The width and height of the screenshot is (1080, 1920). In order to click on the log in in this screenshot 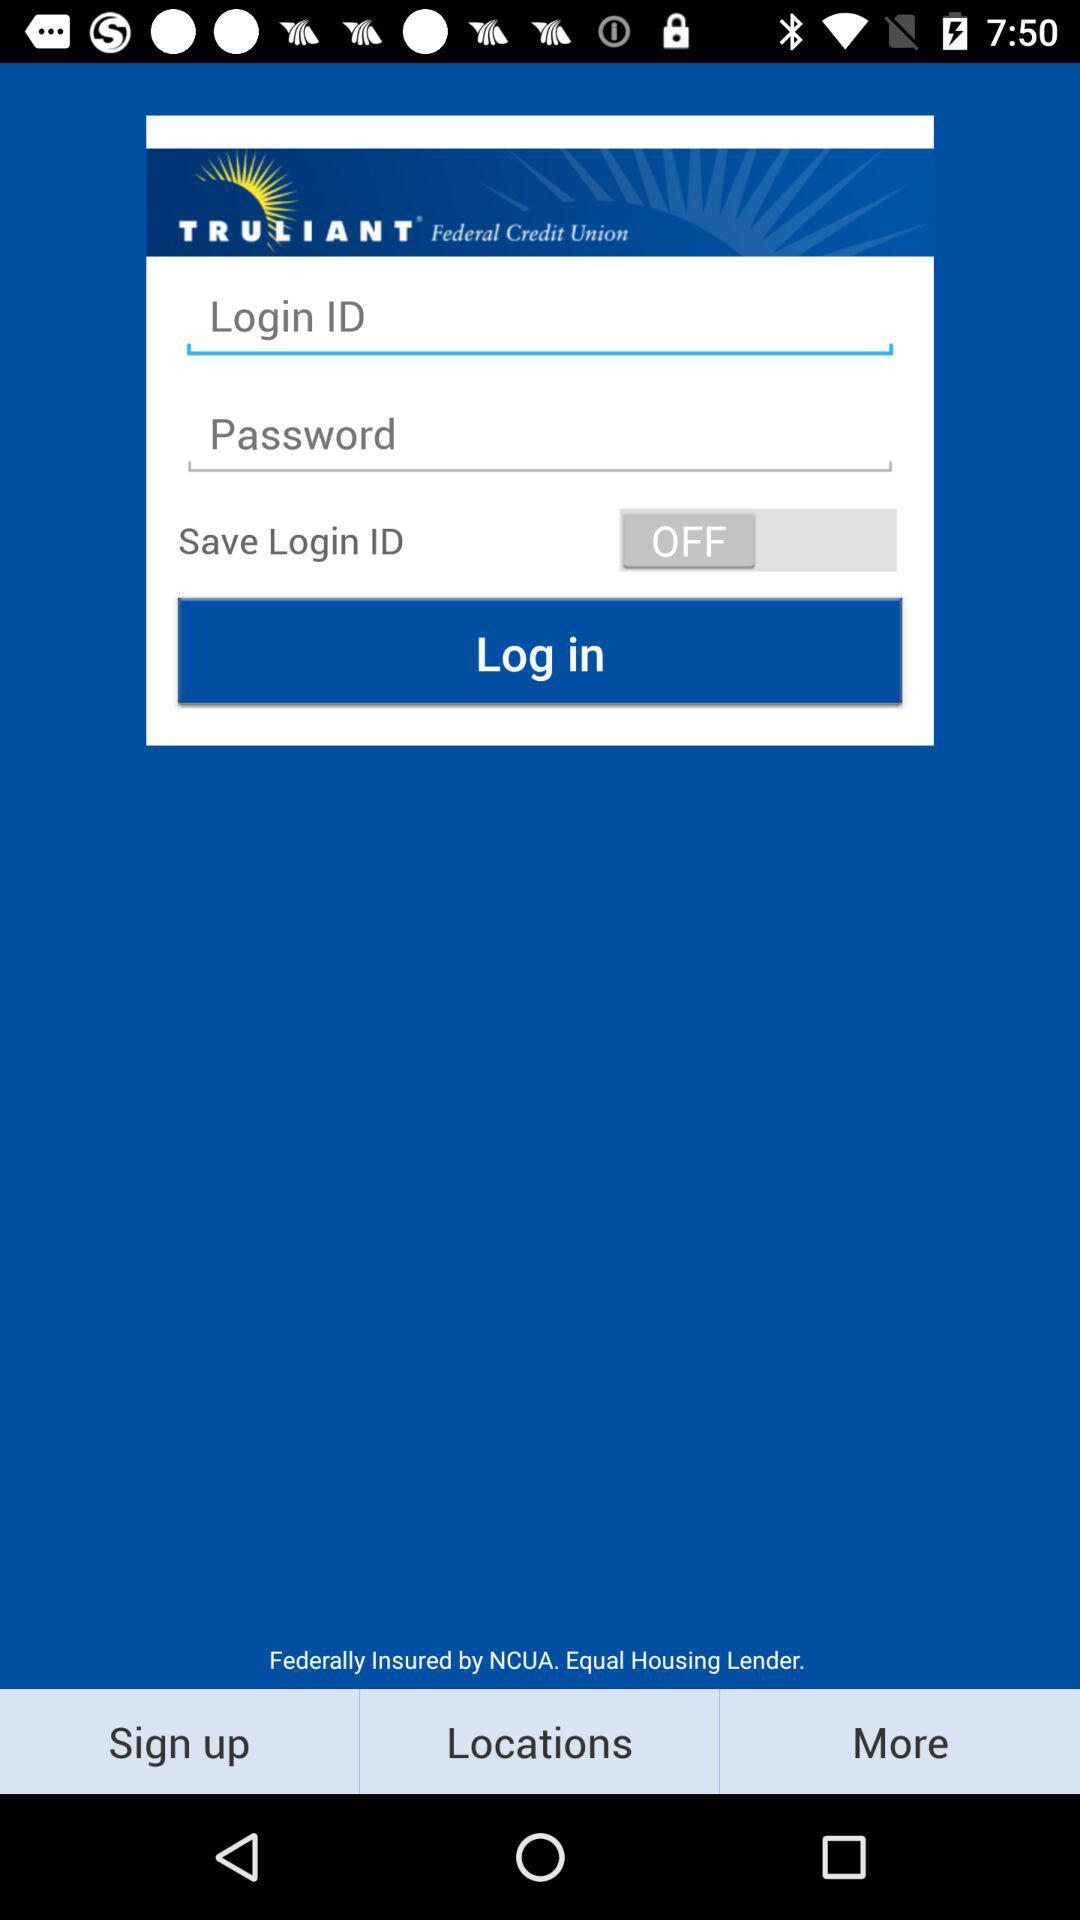, I will do `click(540, 652)`.